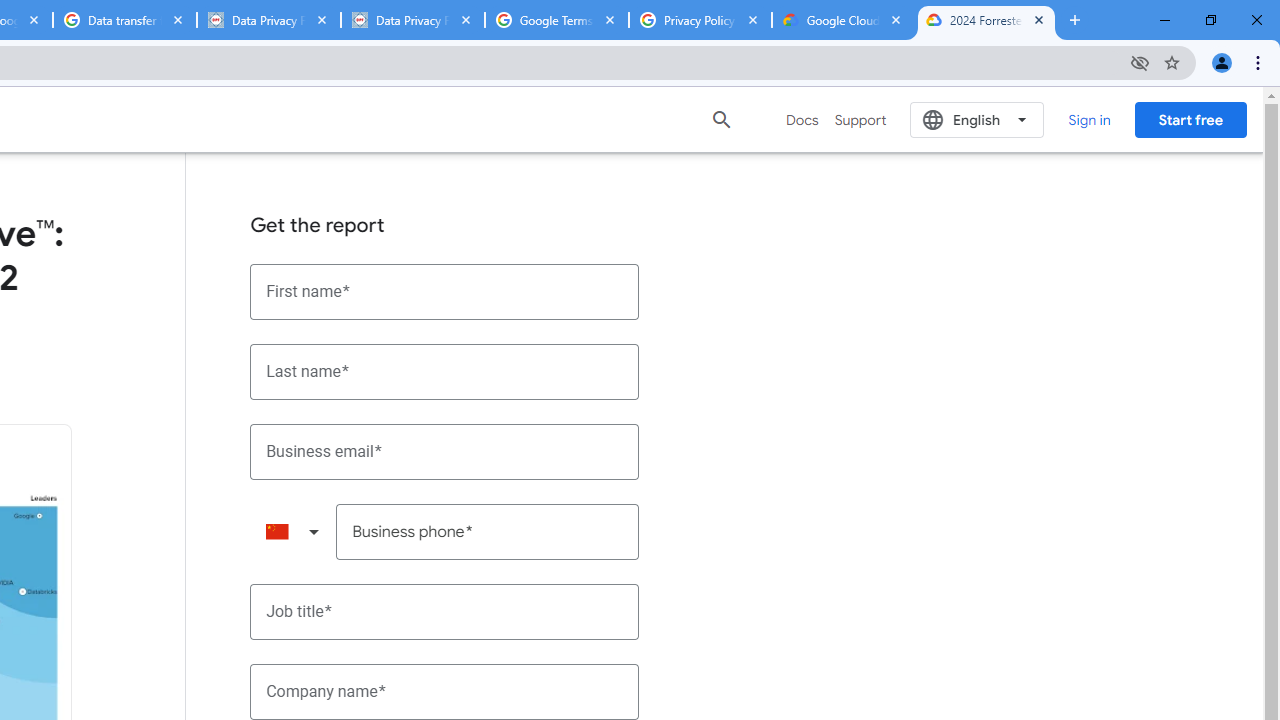 The image size is (1280, 720). What do you see at coordinates (860, 119) in the screenshot?
I see `'Support'` at bounding box center [860, 119].